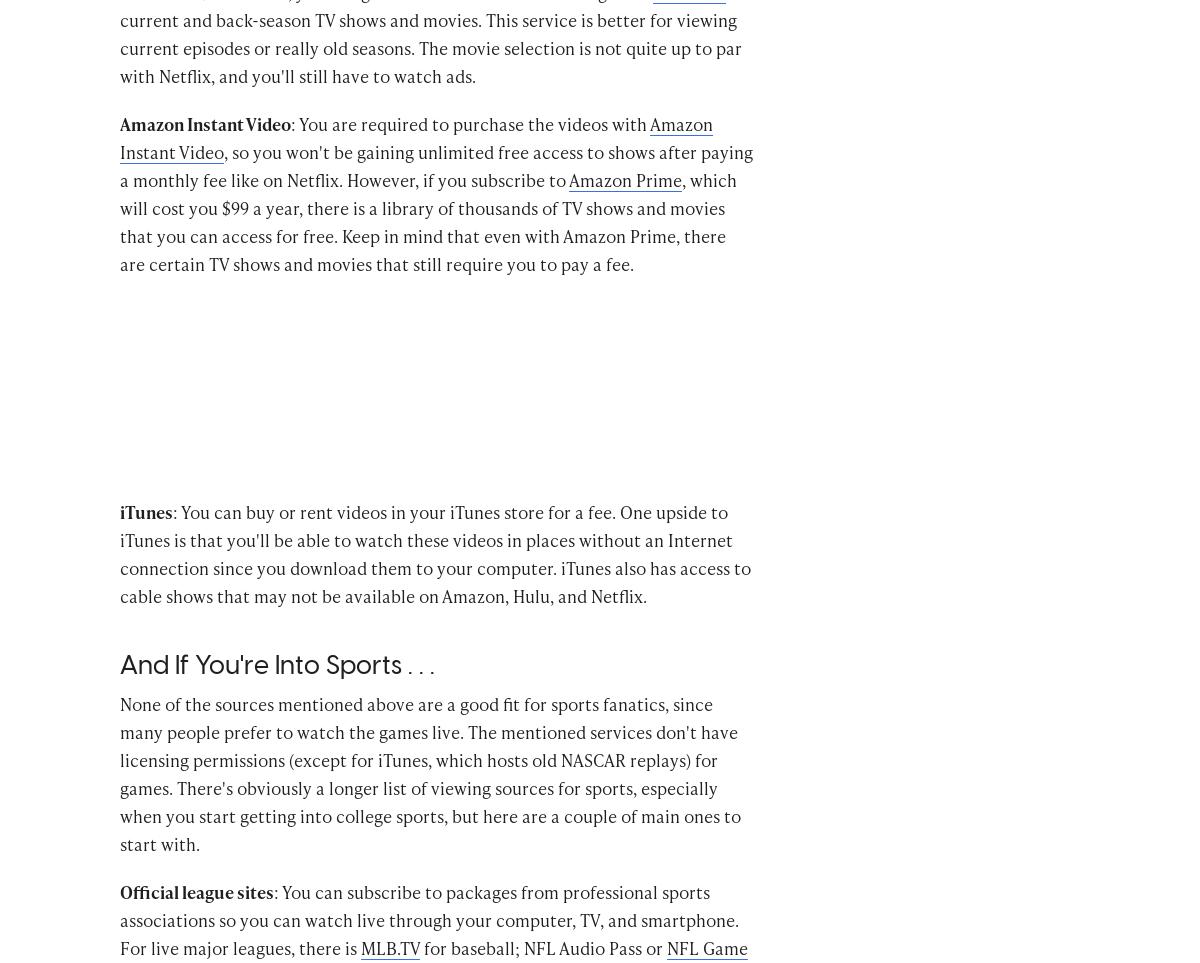 The image size is (1200, 963). I want to click on ', which will cost you $99 a year, there is a library of thousands of TV shows and movies that you can access for free. Keep in mind that even with Amazon Prime, there are certain TV shows and movies that still require you to pay a fee.', so click(120, 251).